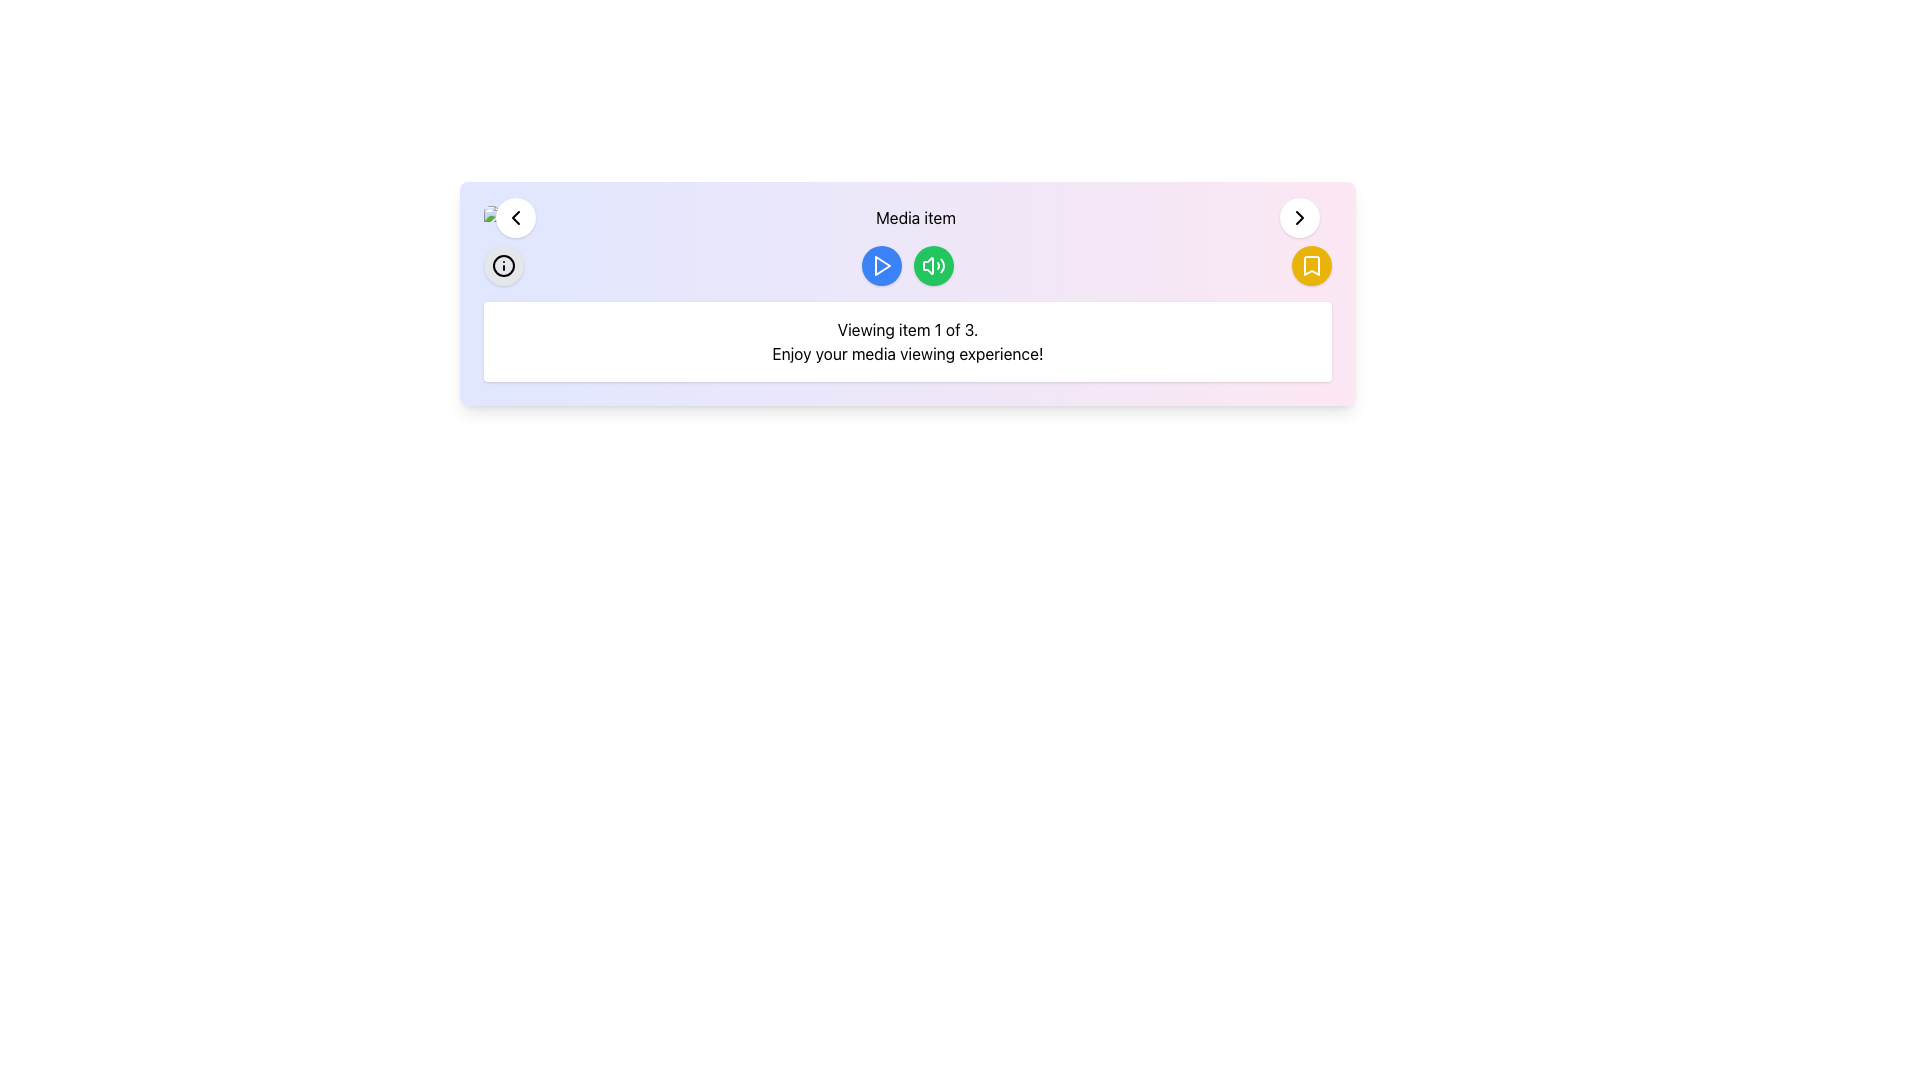 This screenshot has width=1920, height=1080. I want to click on the navigation button located in the top-right corner of the section, so click(1300, 218).